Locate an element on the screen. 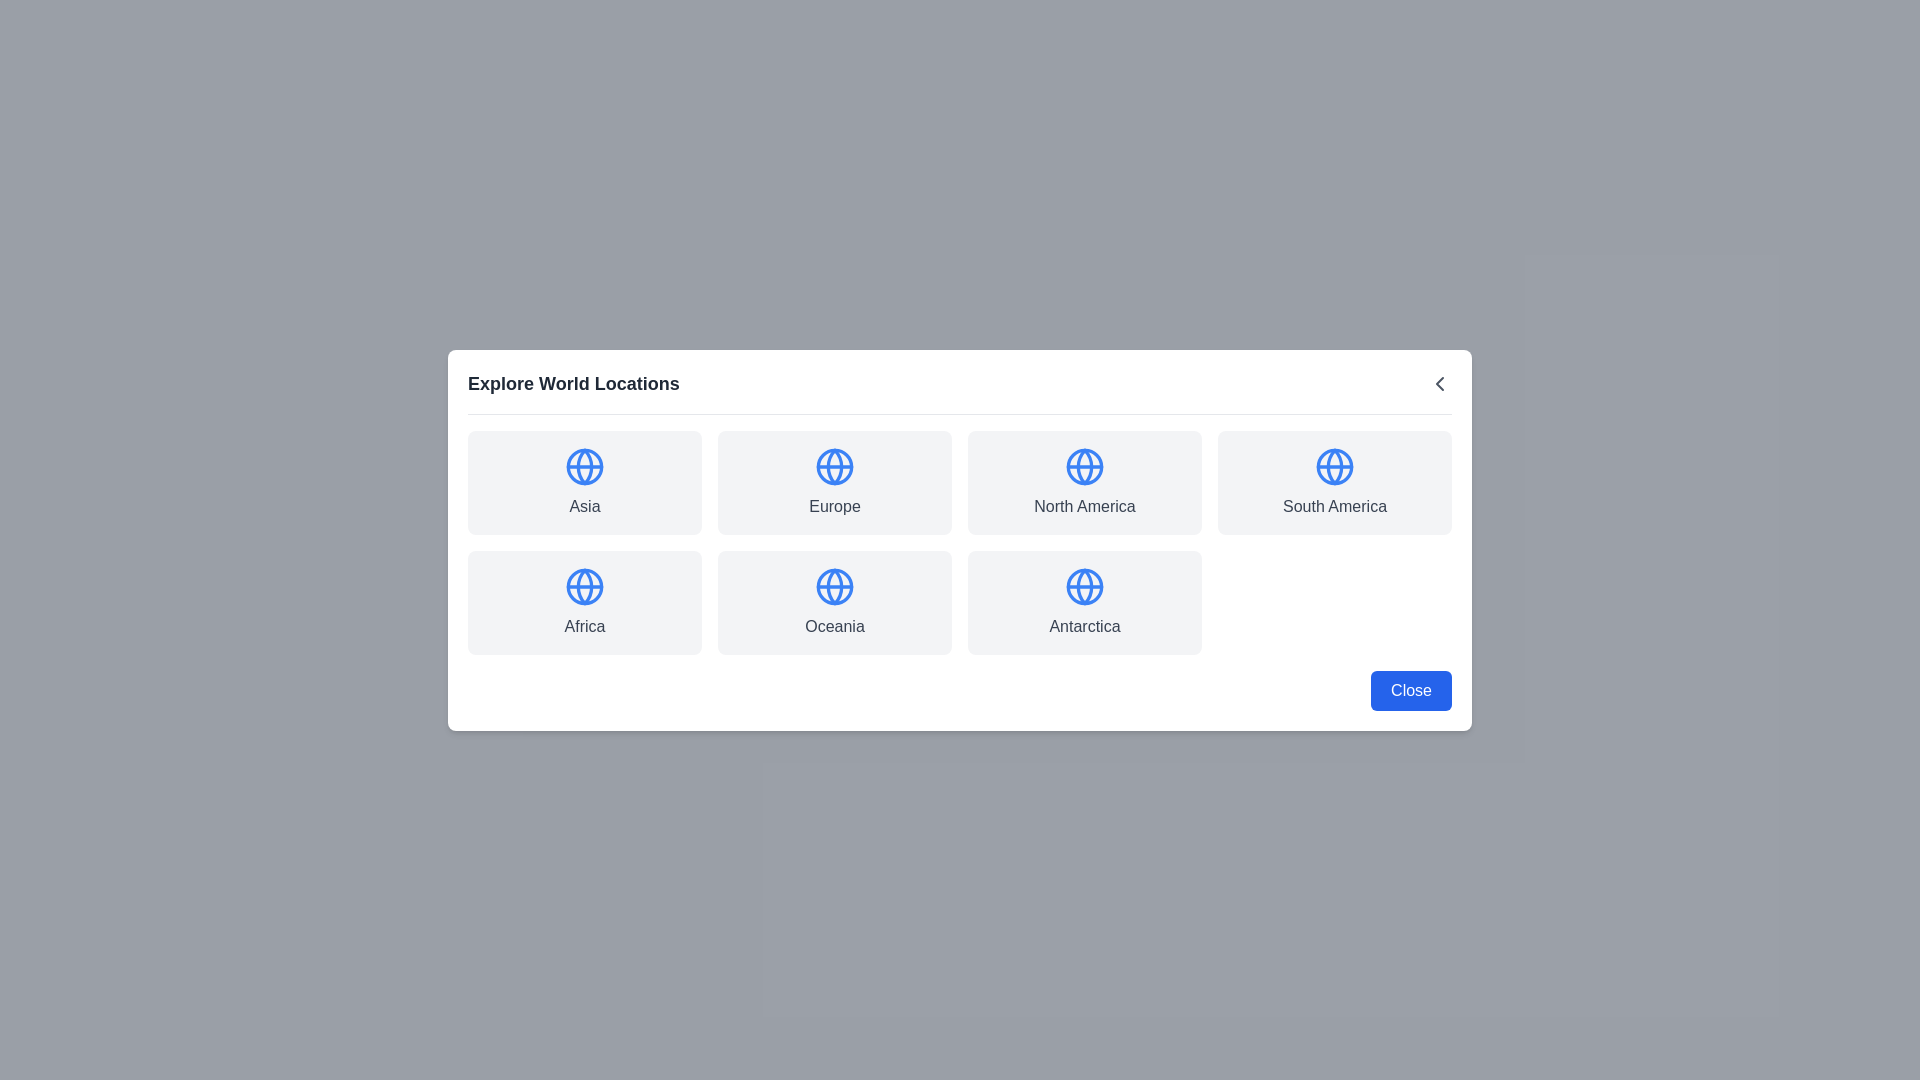 This screenshot has width=1920, height=1080. the location South America is located at coordinates (1334, 482).